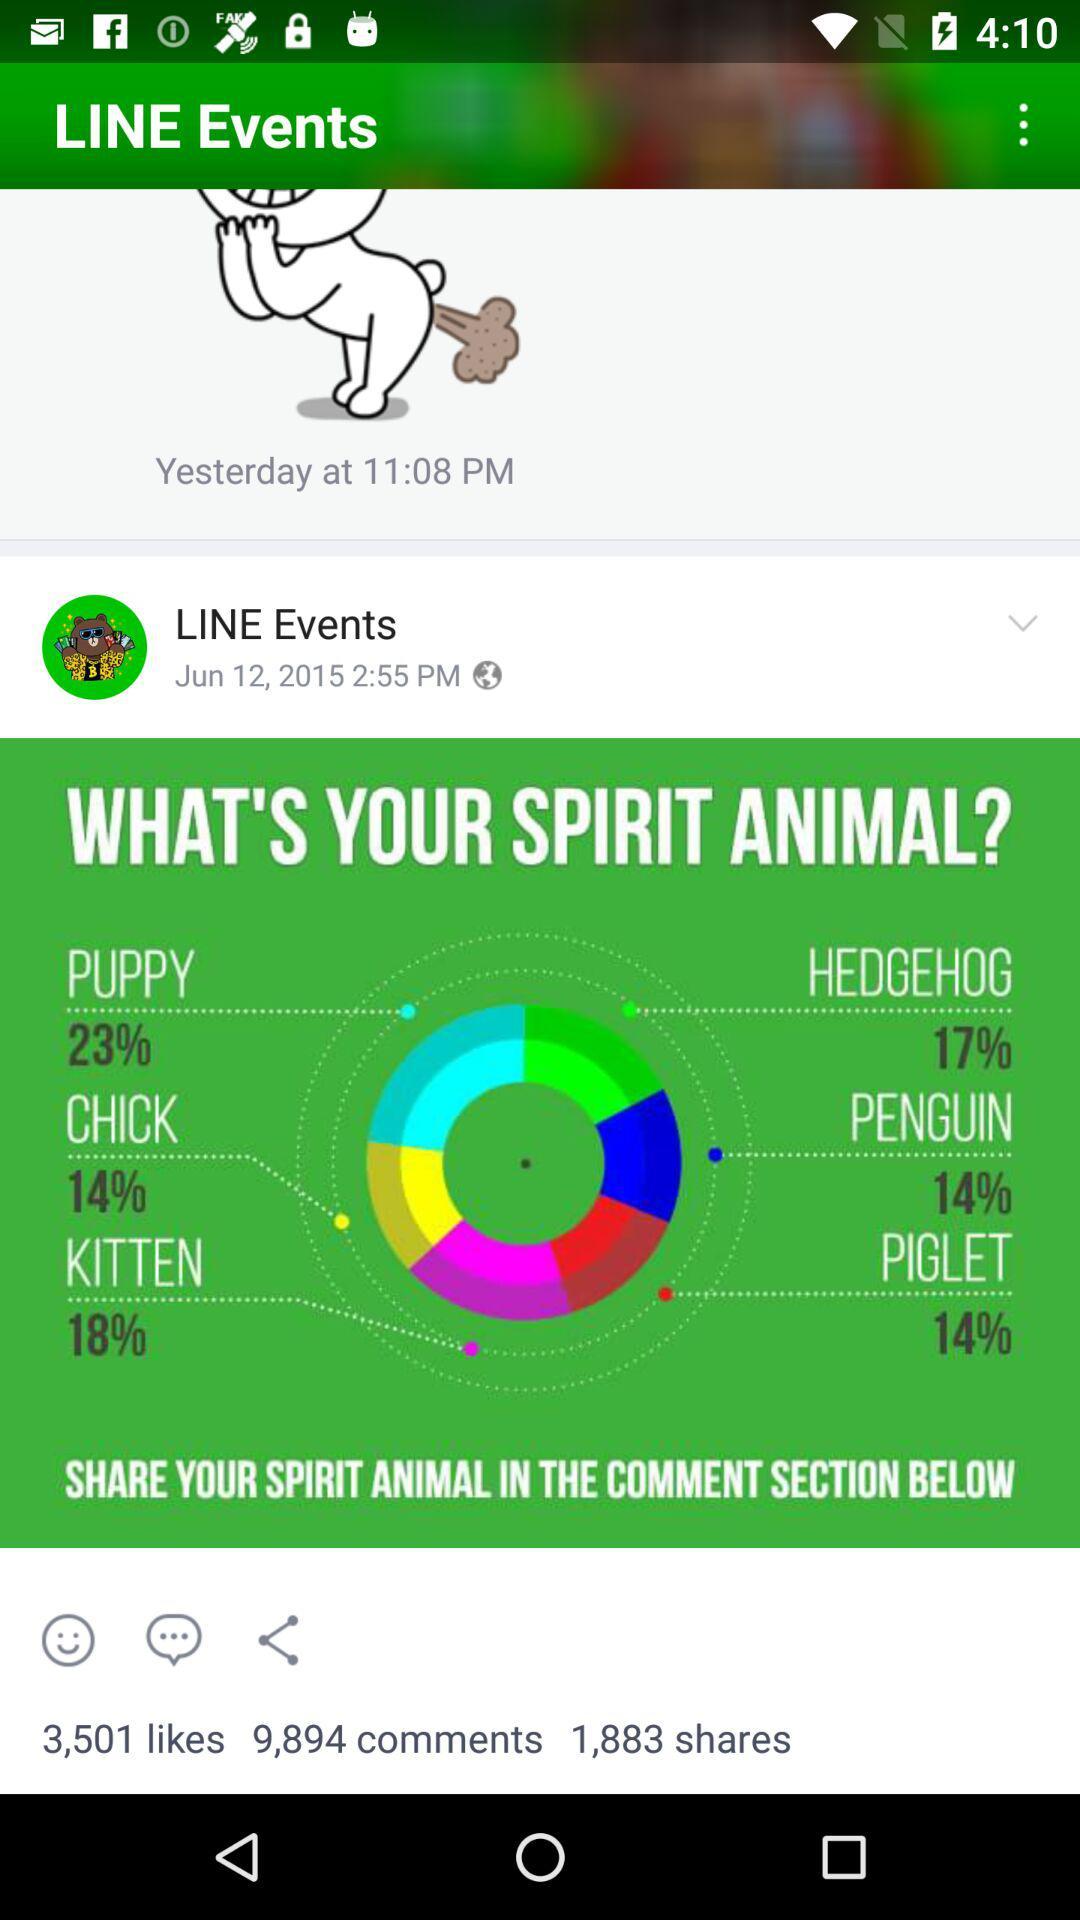 The image size is (1080, 1920). I want to click on the 3,501 likes icon, so click(133, 1738).